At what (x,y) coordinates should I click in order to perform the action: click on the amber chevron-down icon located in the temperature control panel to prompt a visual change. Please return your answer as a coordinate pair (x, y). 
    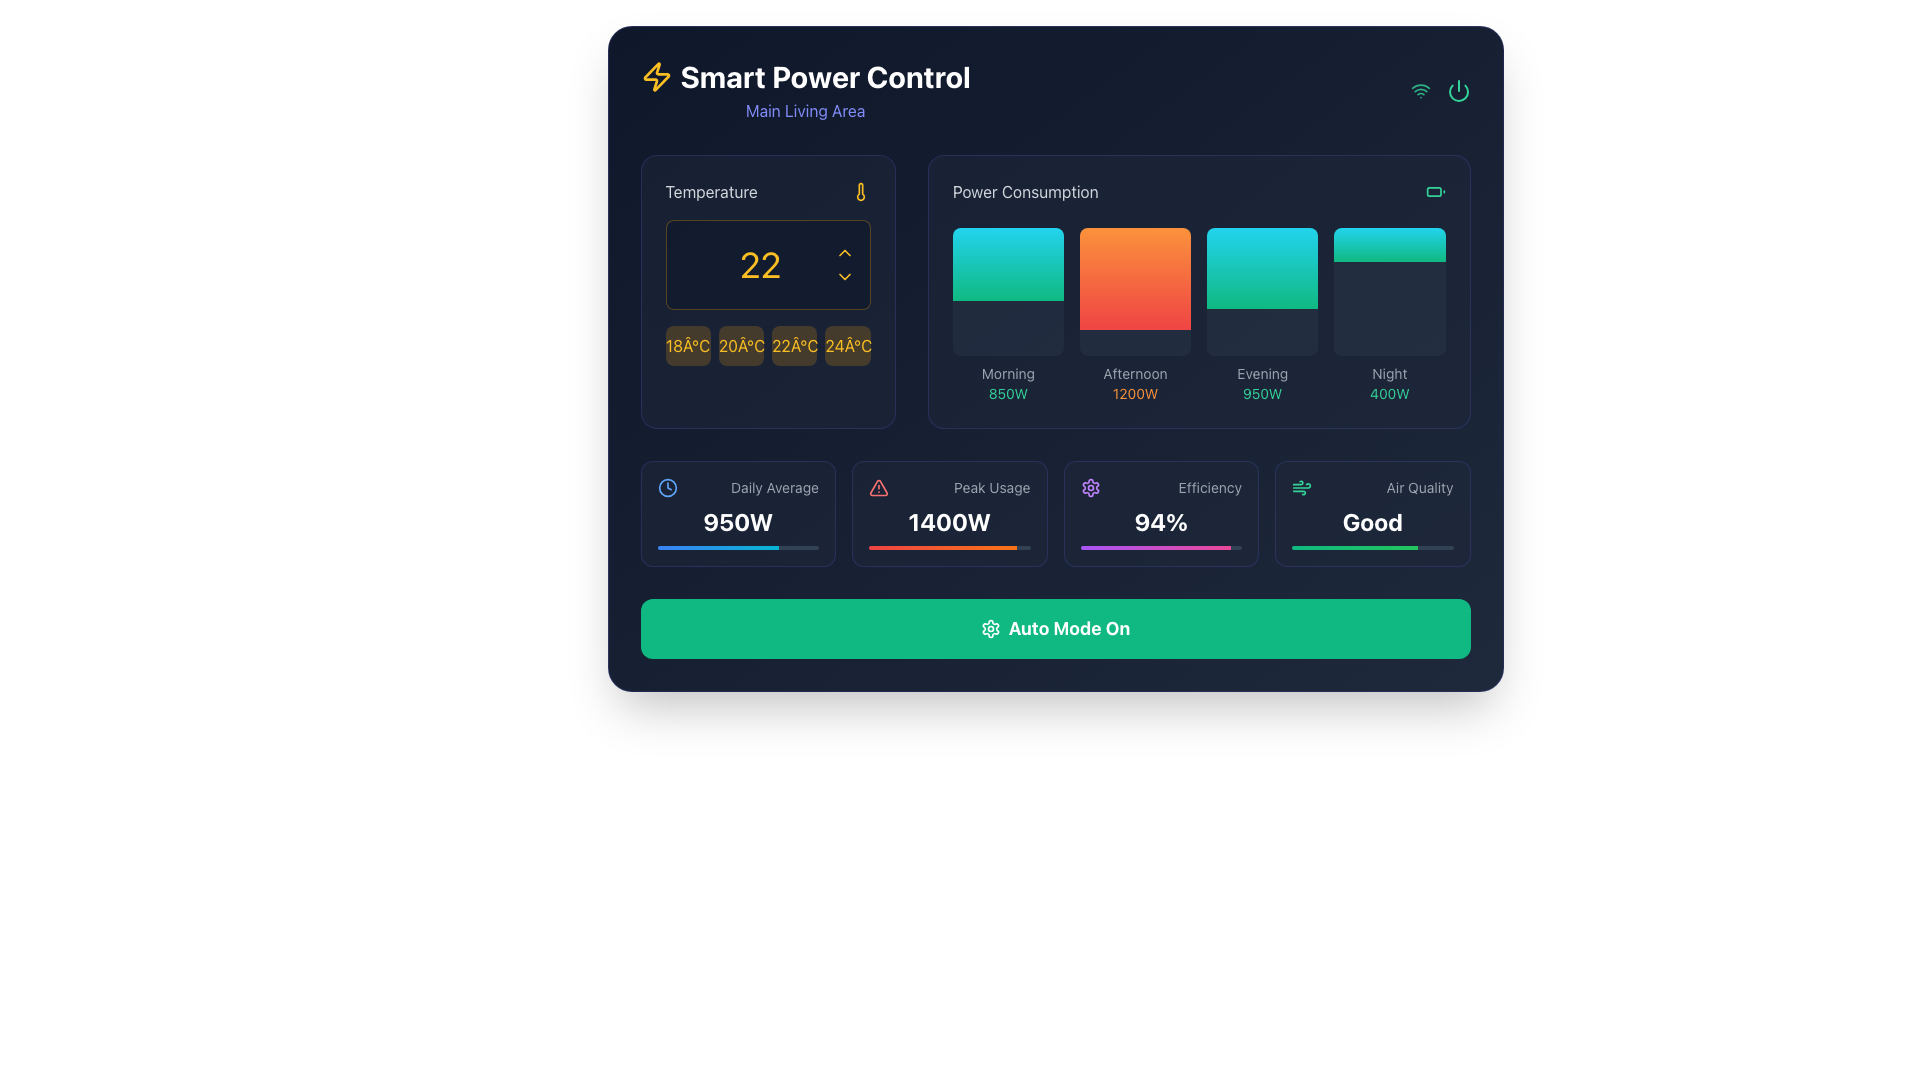
    Looking at the image, I should click on (844, 277).